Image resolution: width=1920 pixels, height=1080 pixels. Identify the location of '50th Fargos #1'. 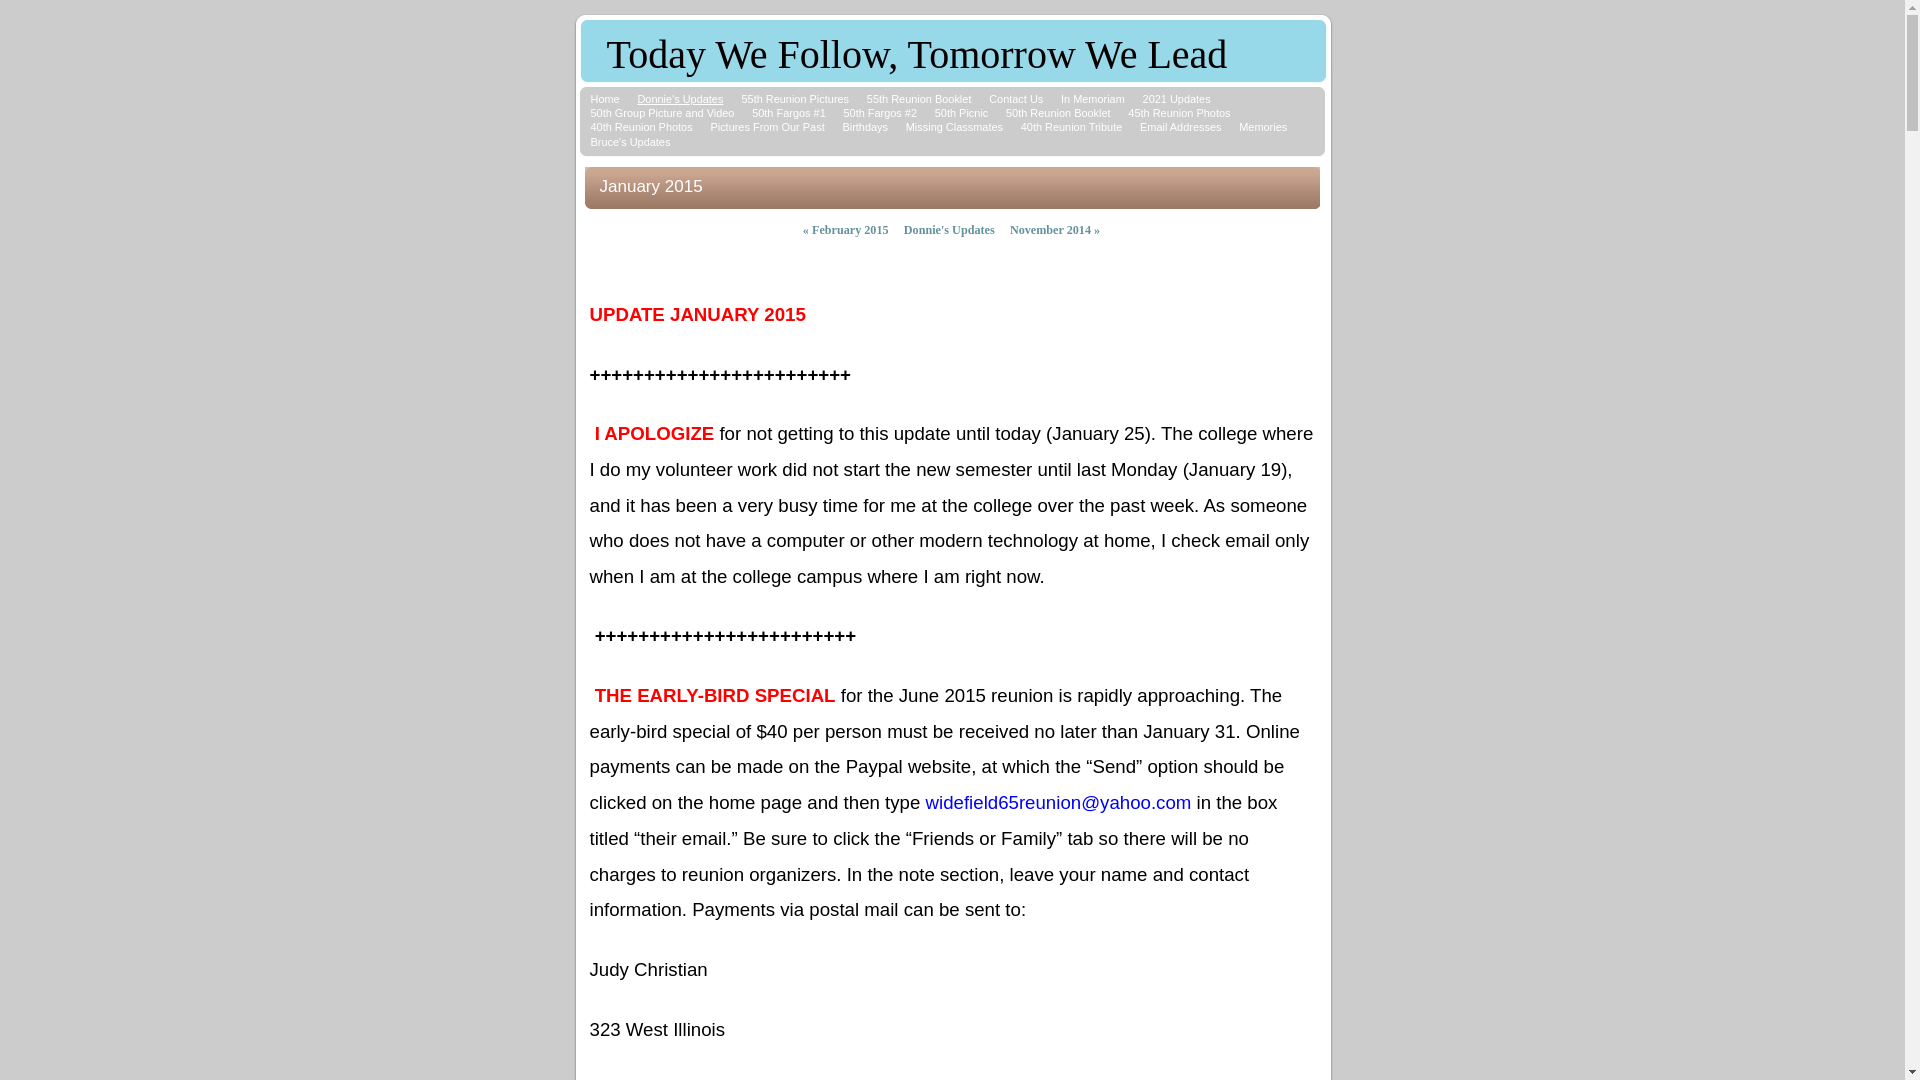
(787, 112).